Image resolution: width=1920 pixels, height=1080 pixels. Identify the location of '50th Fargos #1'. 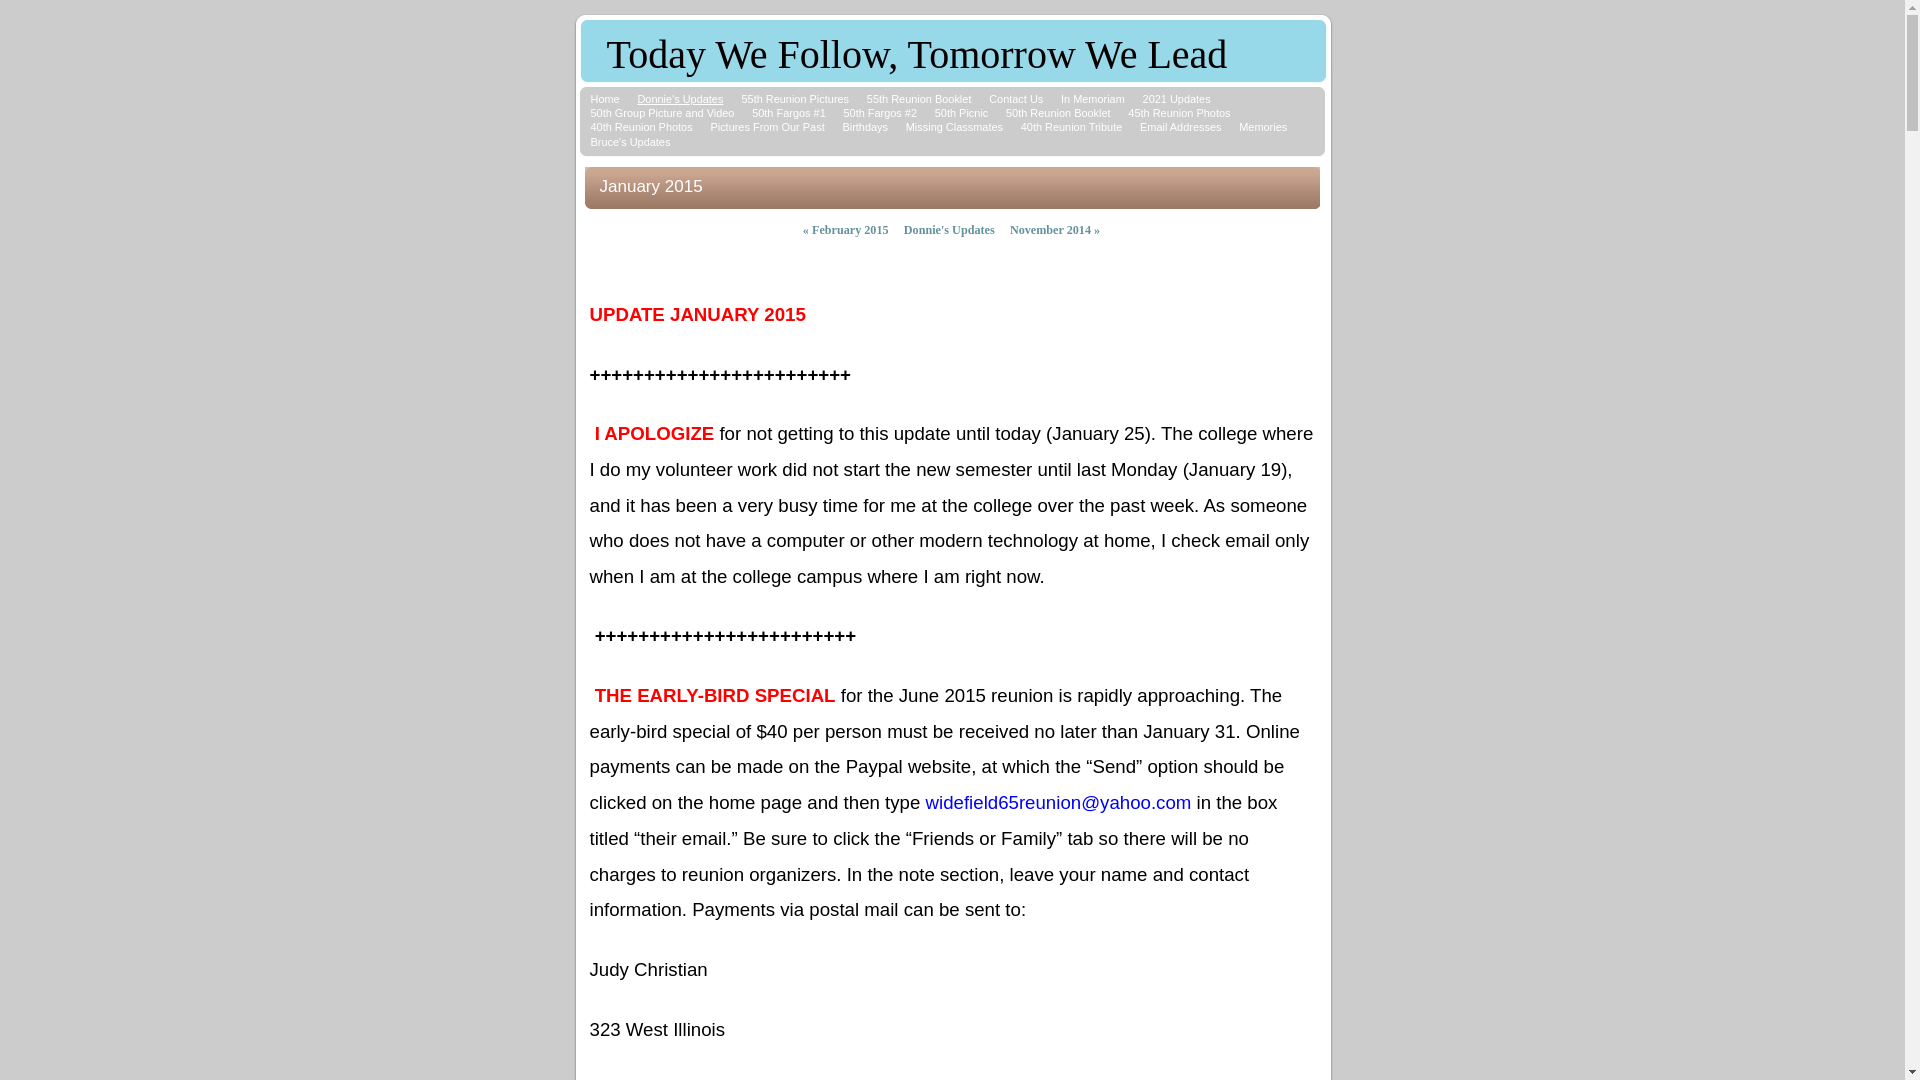
(787, 112).